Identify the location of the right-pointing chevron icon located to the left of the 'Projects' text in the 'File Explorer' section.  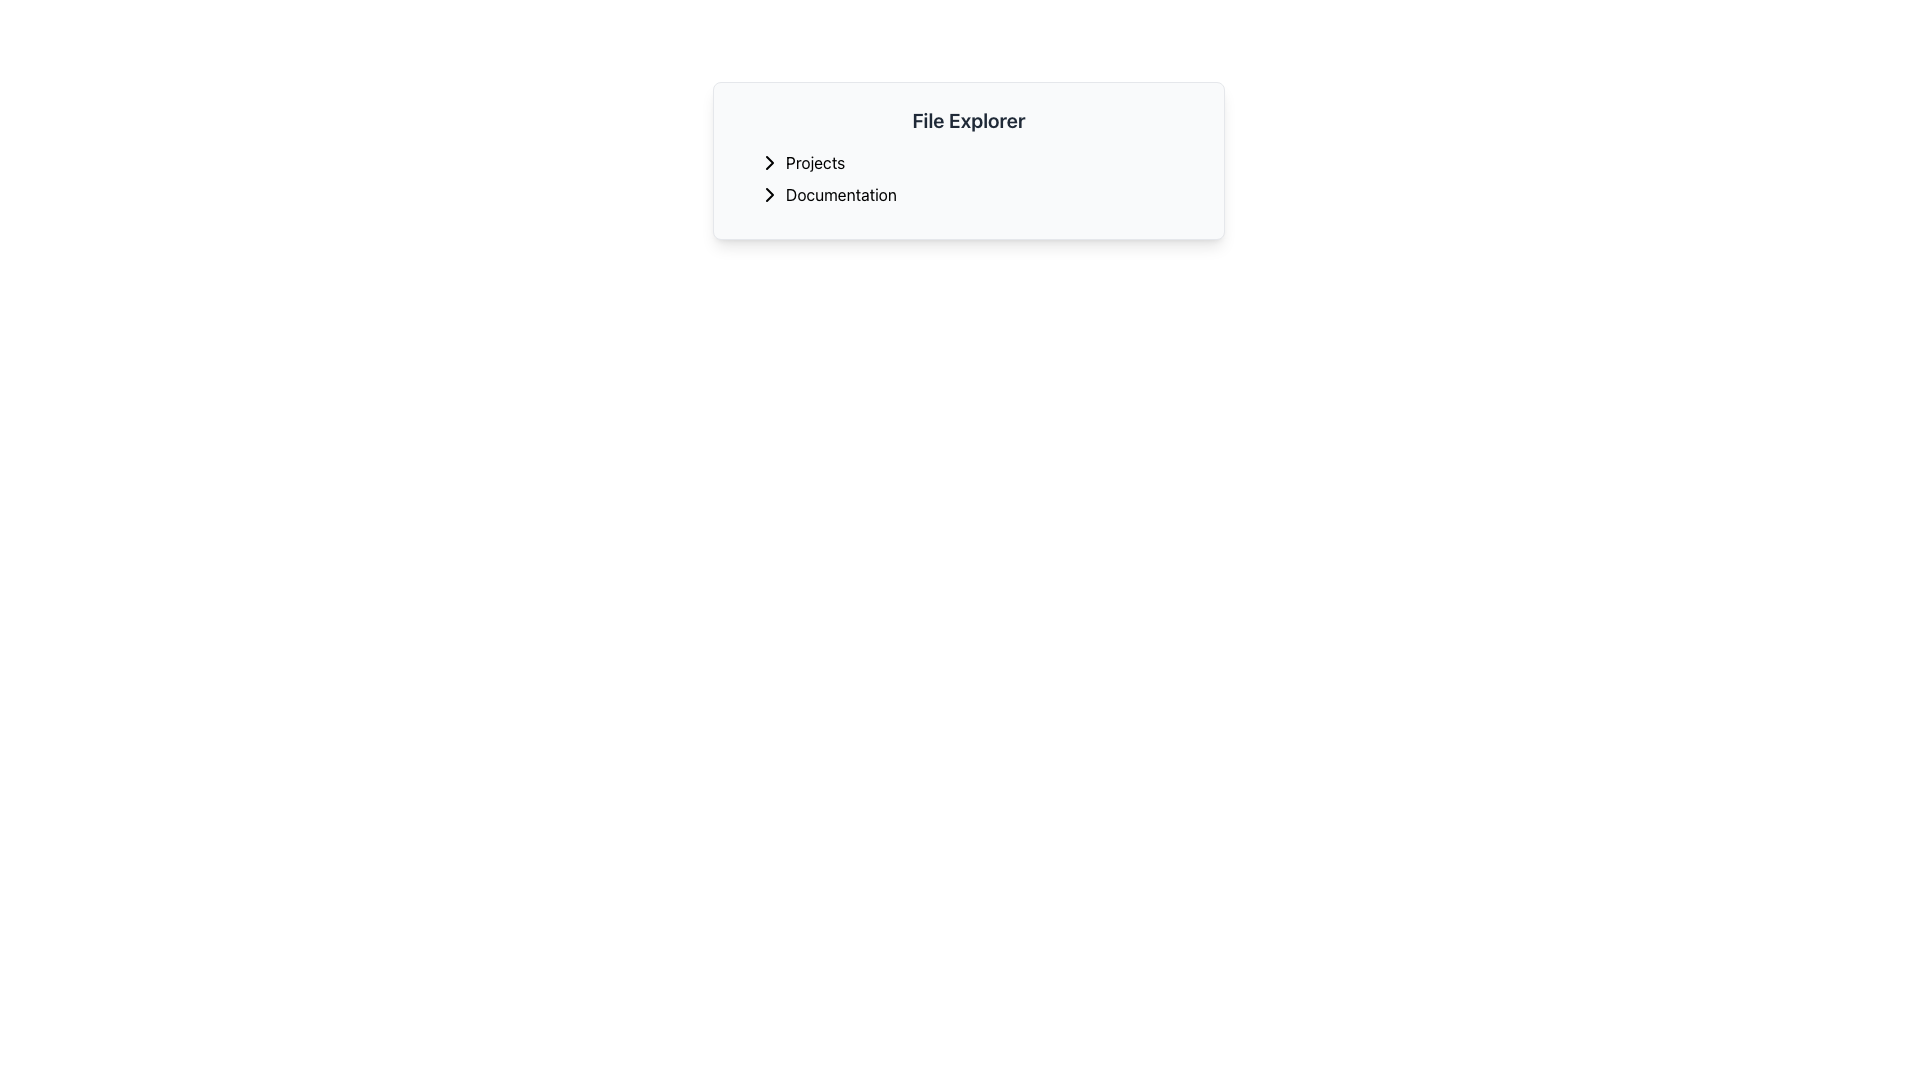
(768, 161).